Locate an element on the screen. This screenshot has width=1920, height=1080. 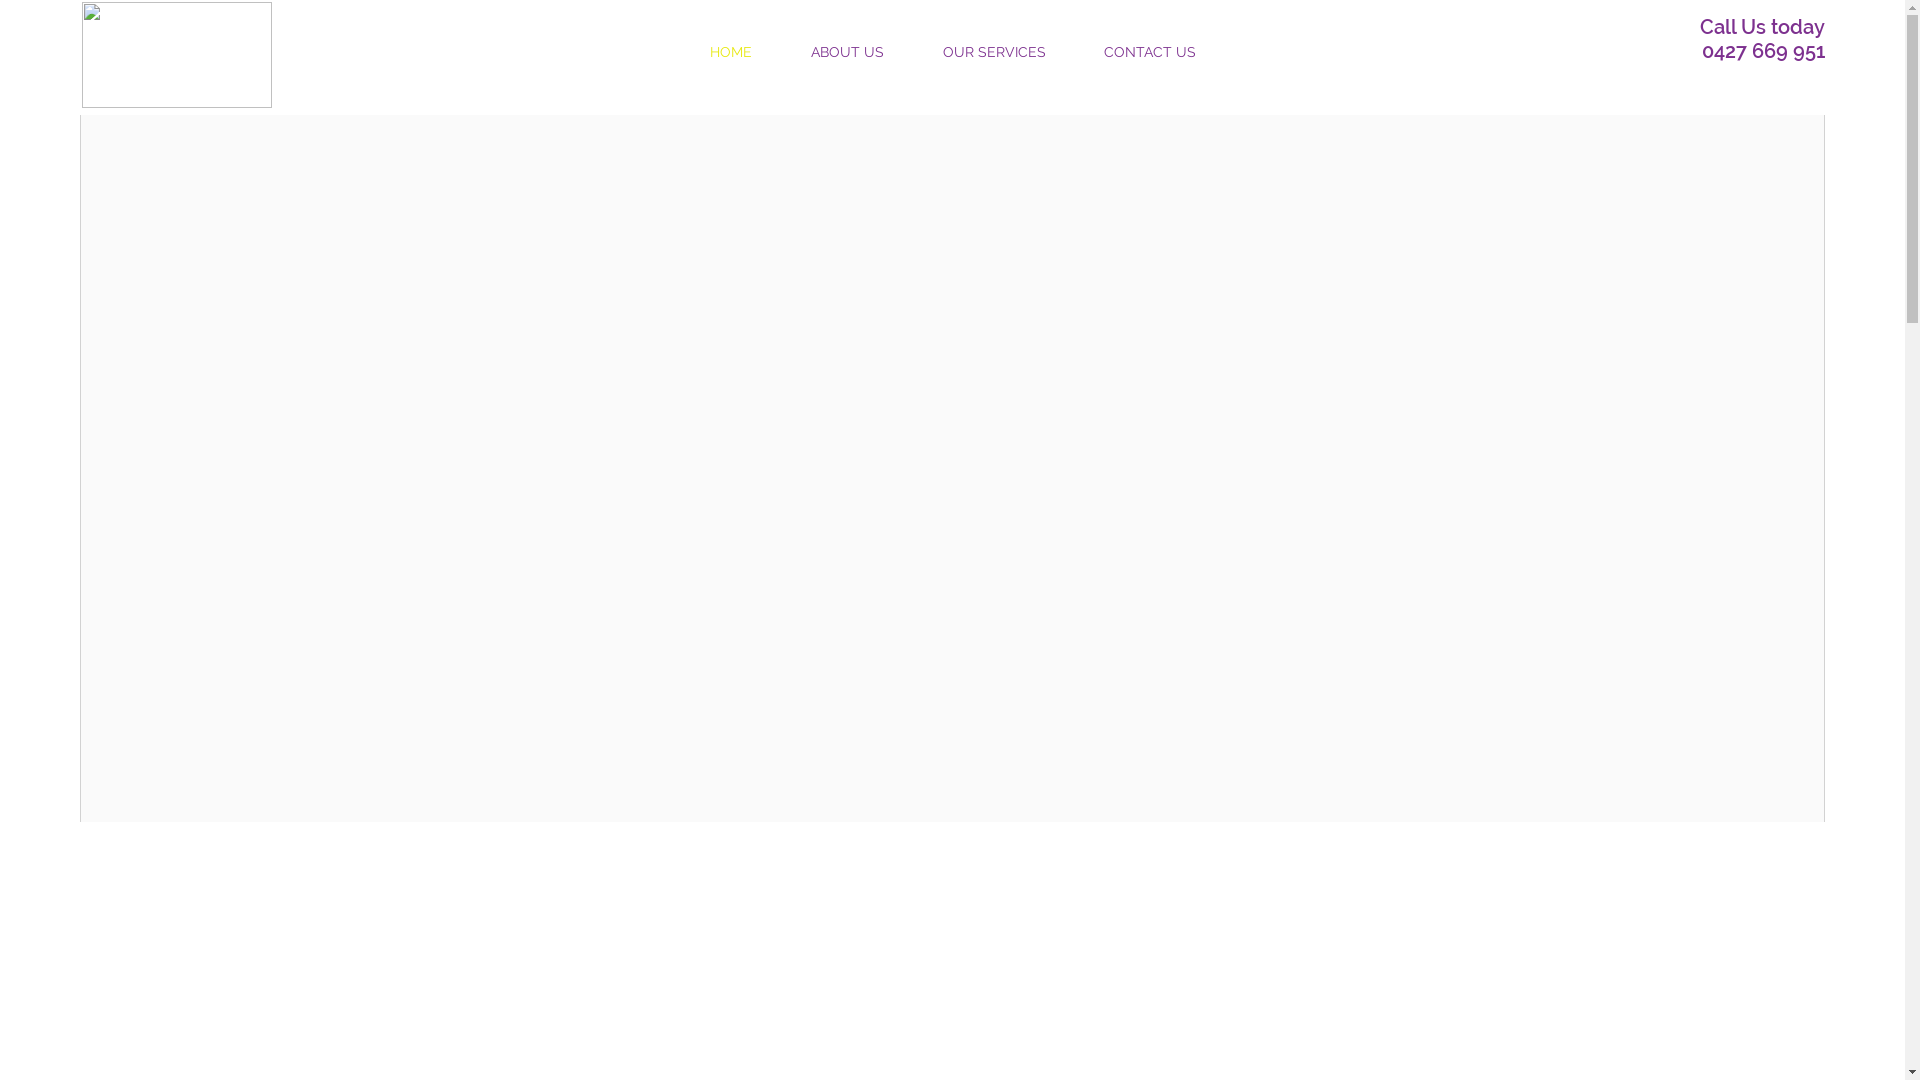
'OUR SERVICES' is located at coordinates (912, 50).